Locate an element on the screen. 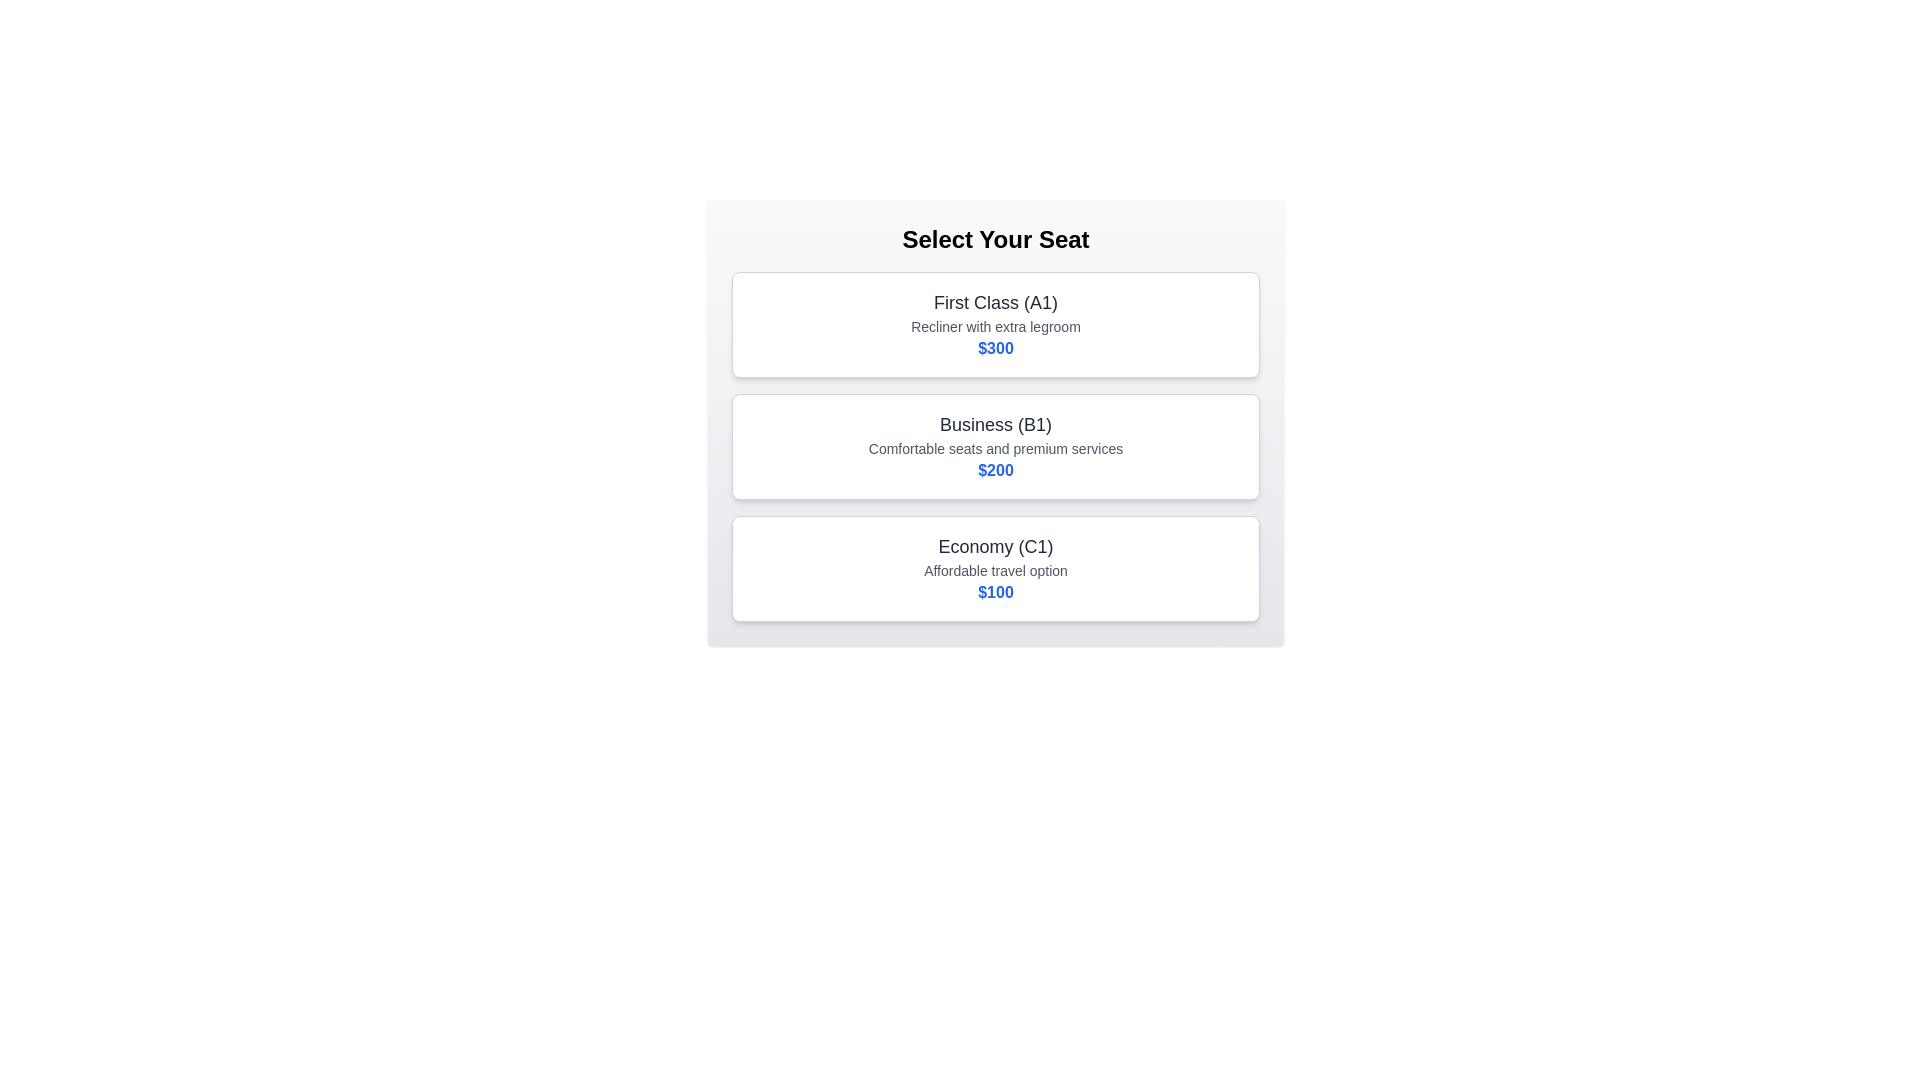 This screenshot has height=1080, width=1920. details provided in the informational card titled 'Business (B1)' which includes the subtitle and price information is located at coordinates (996, 446).